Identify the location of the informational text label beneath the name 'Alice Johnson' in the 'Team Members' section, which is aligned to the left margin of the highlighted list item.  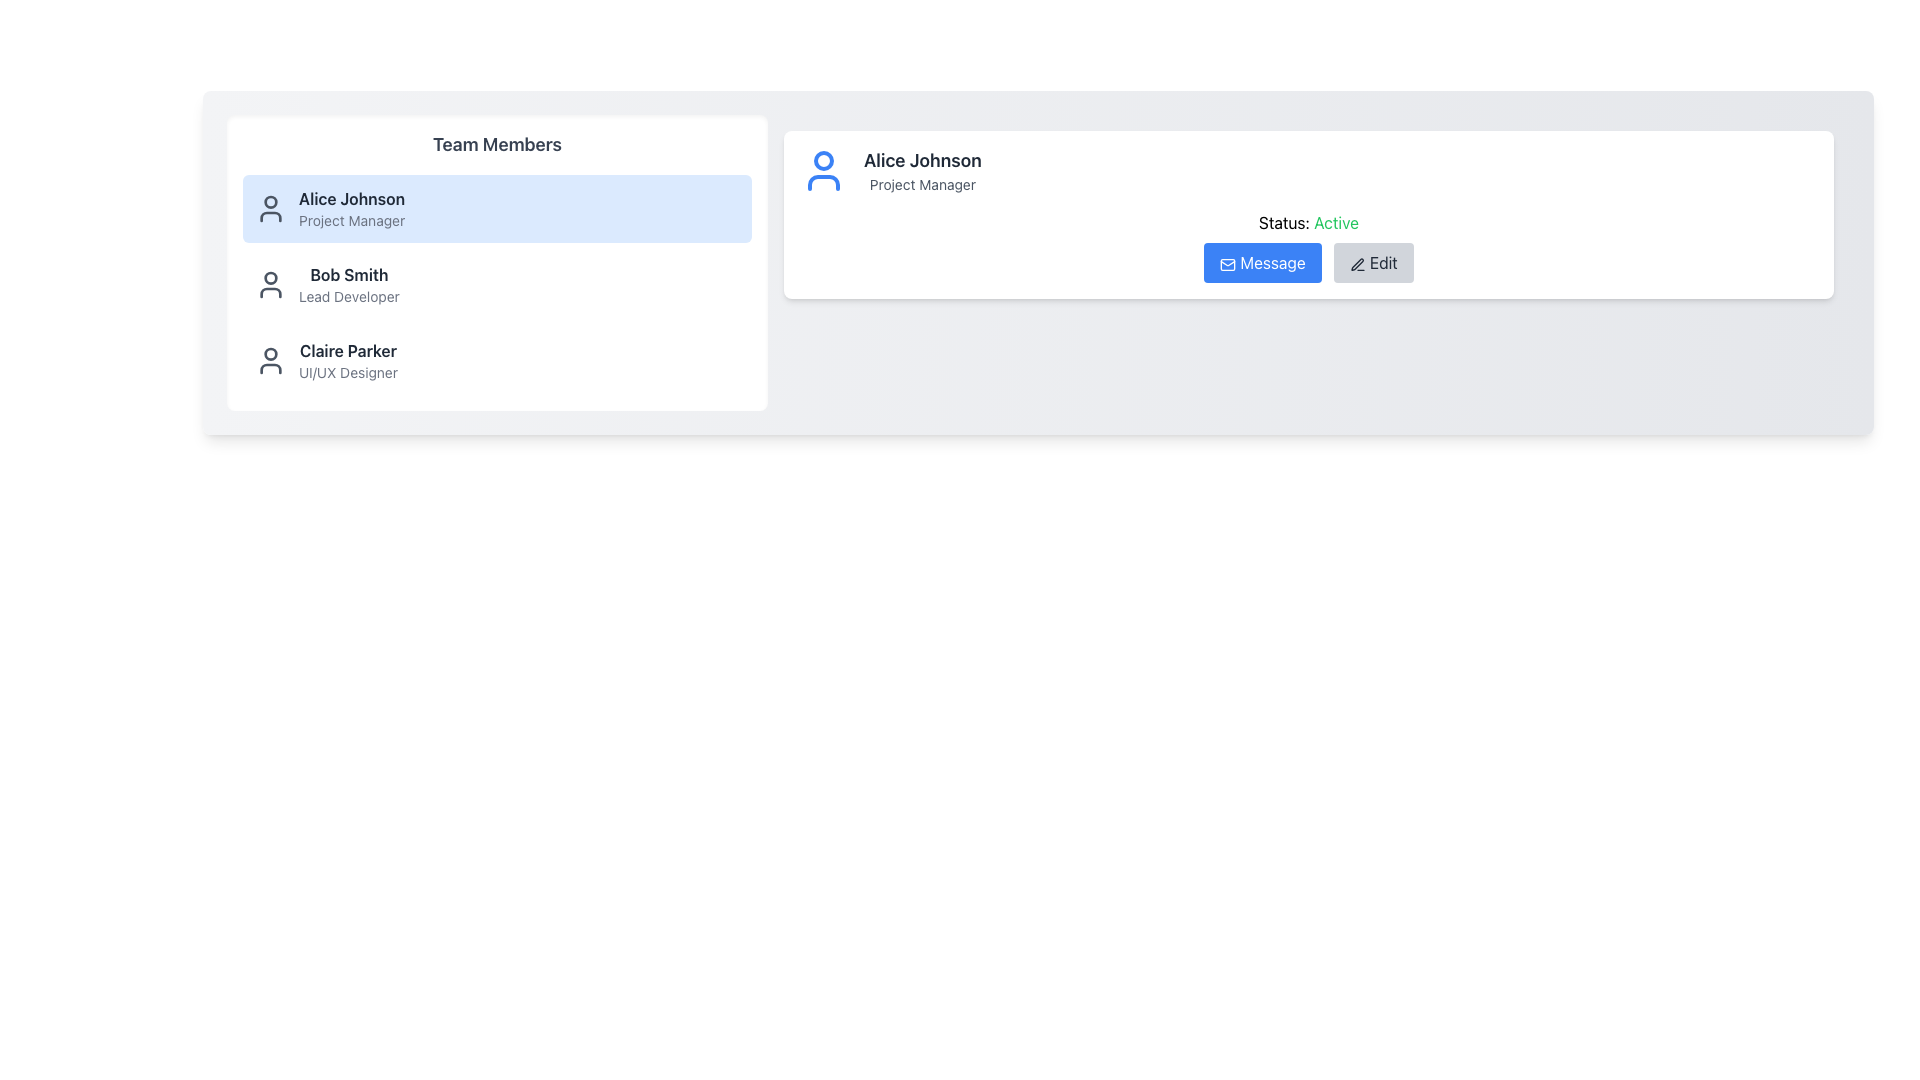
(352, 220).